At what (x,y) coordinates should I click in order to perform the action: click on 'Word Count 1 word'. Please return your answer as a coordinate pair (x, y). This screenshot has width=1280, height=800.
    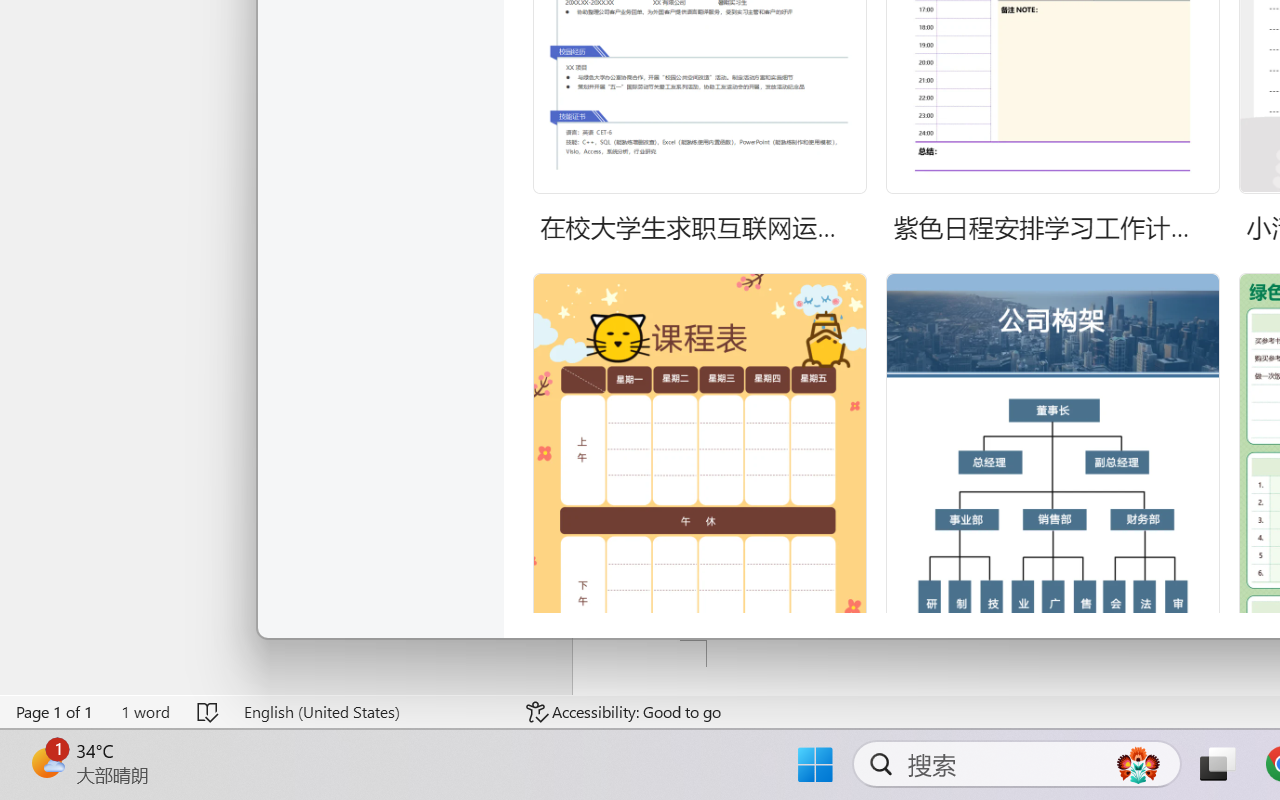
    Looking at the image, I should click on (144, 711).